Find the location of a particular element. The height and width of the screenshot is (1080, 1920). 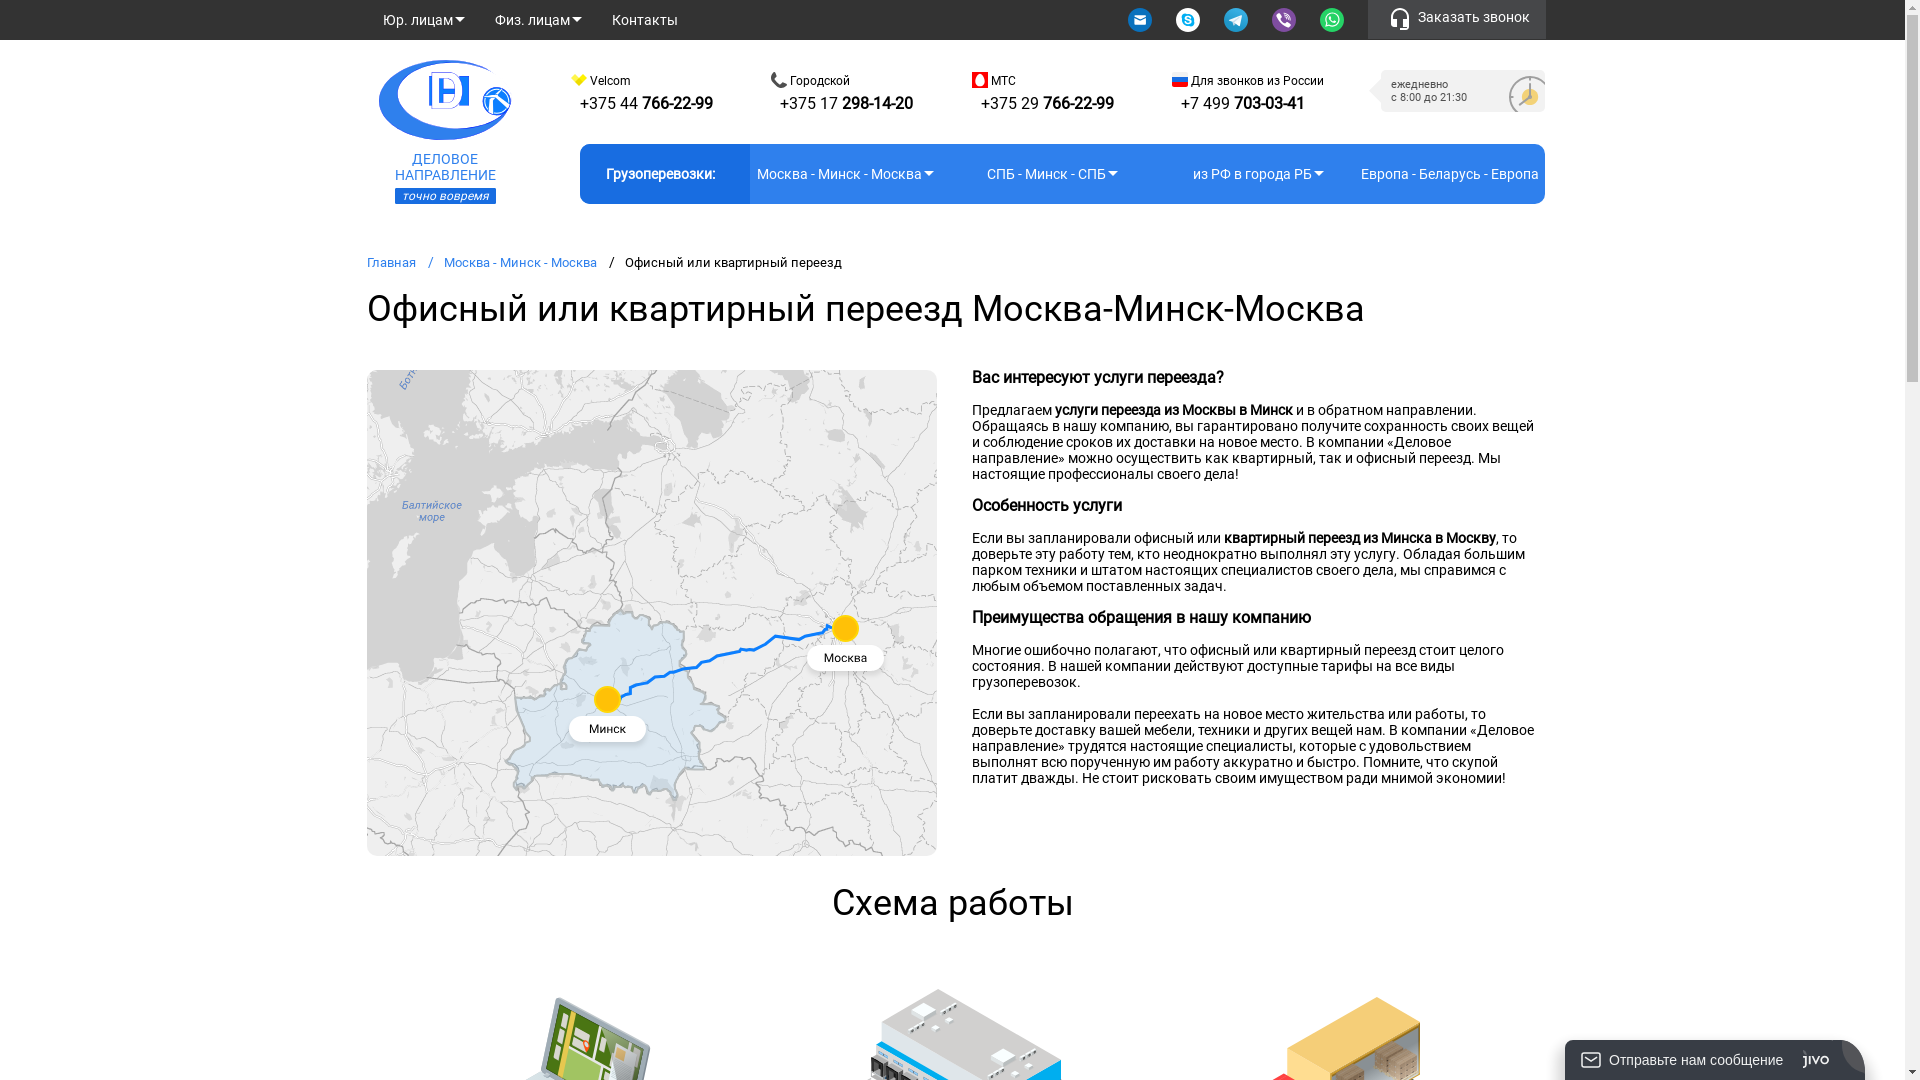

'Mail' is located at coordinates (1141, 19).